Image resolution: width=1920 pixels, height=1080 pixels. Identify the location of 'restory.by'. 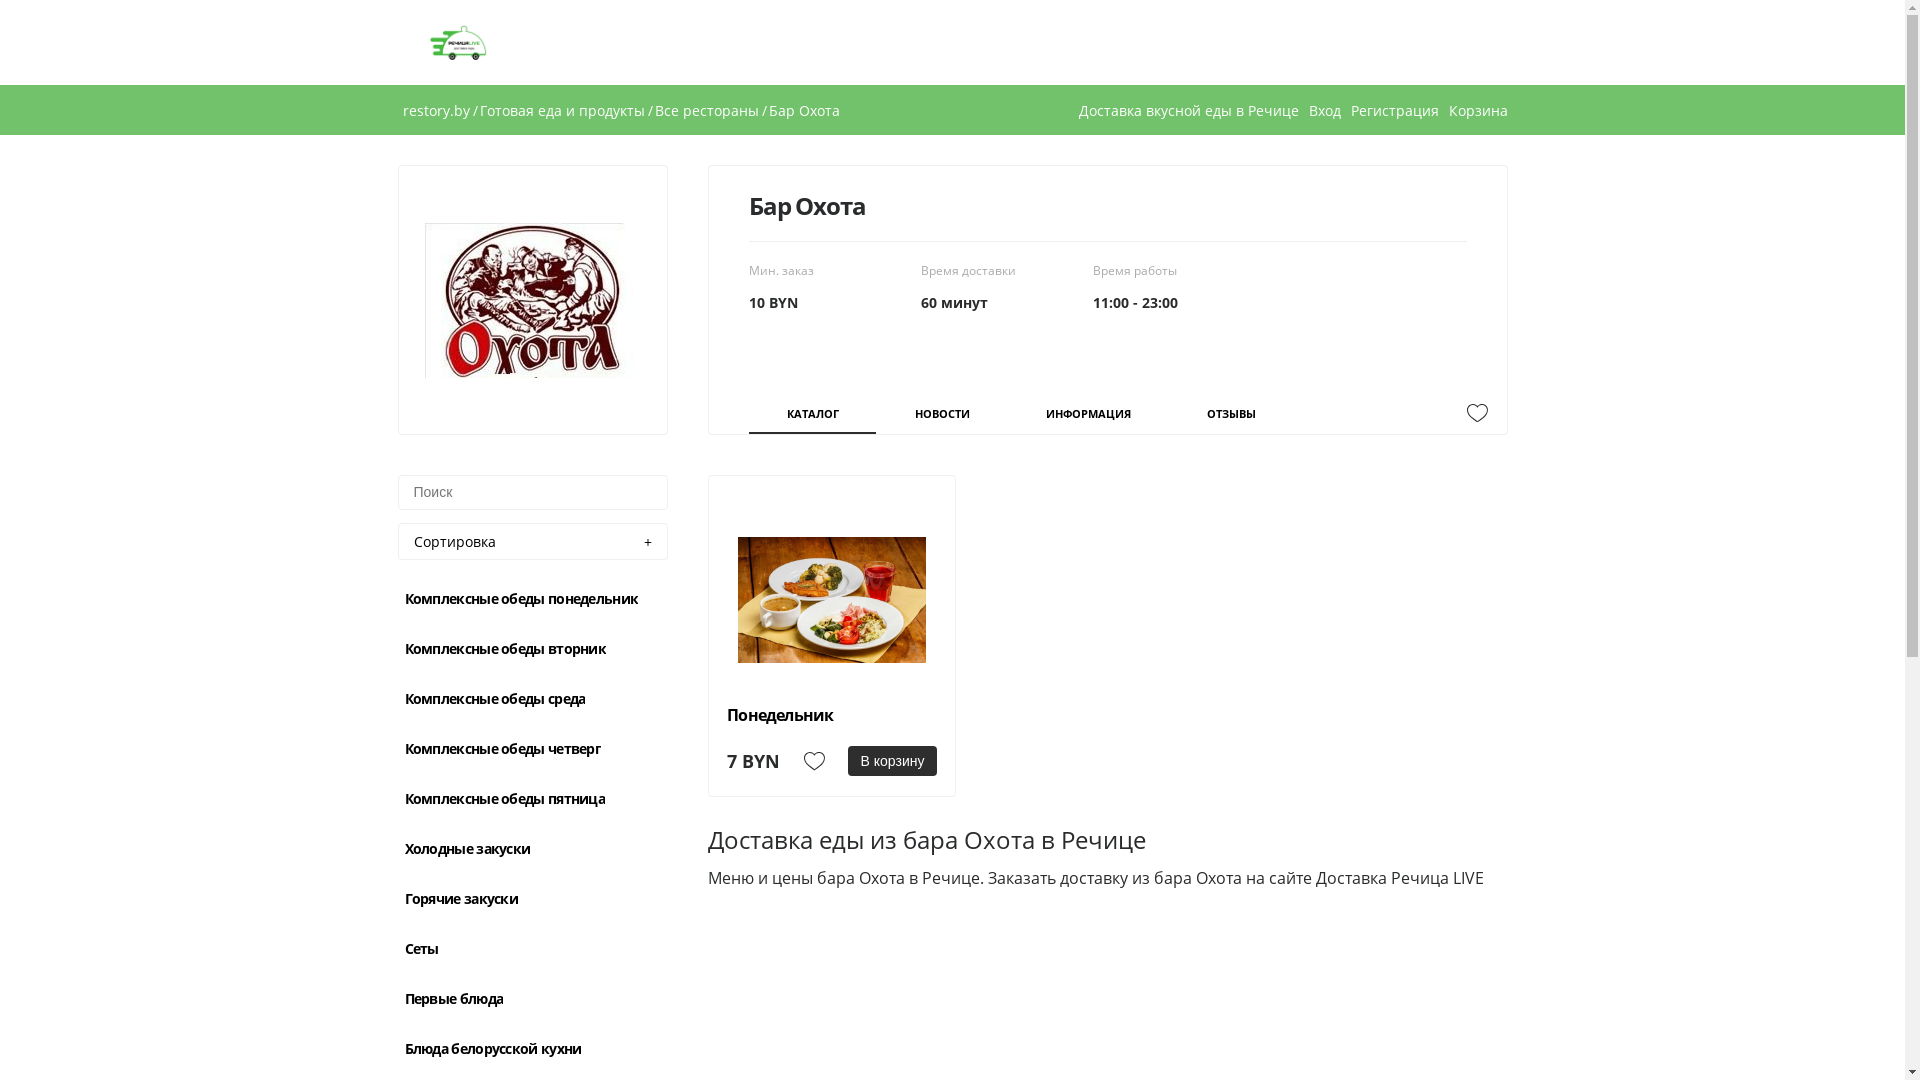
(401, 110).